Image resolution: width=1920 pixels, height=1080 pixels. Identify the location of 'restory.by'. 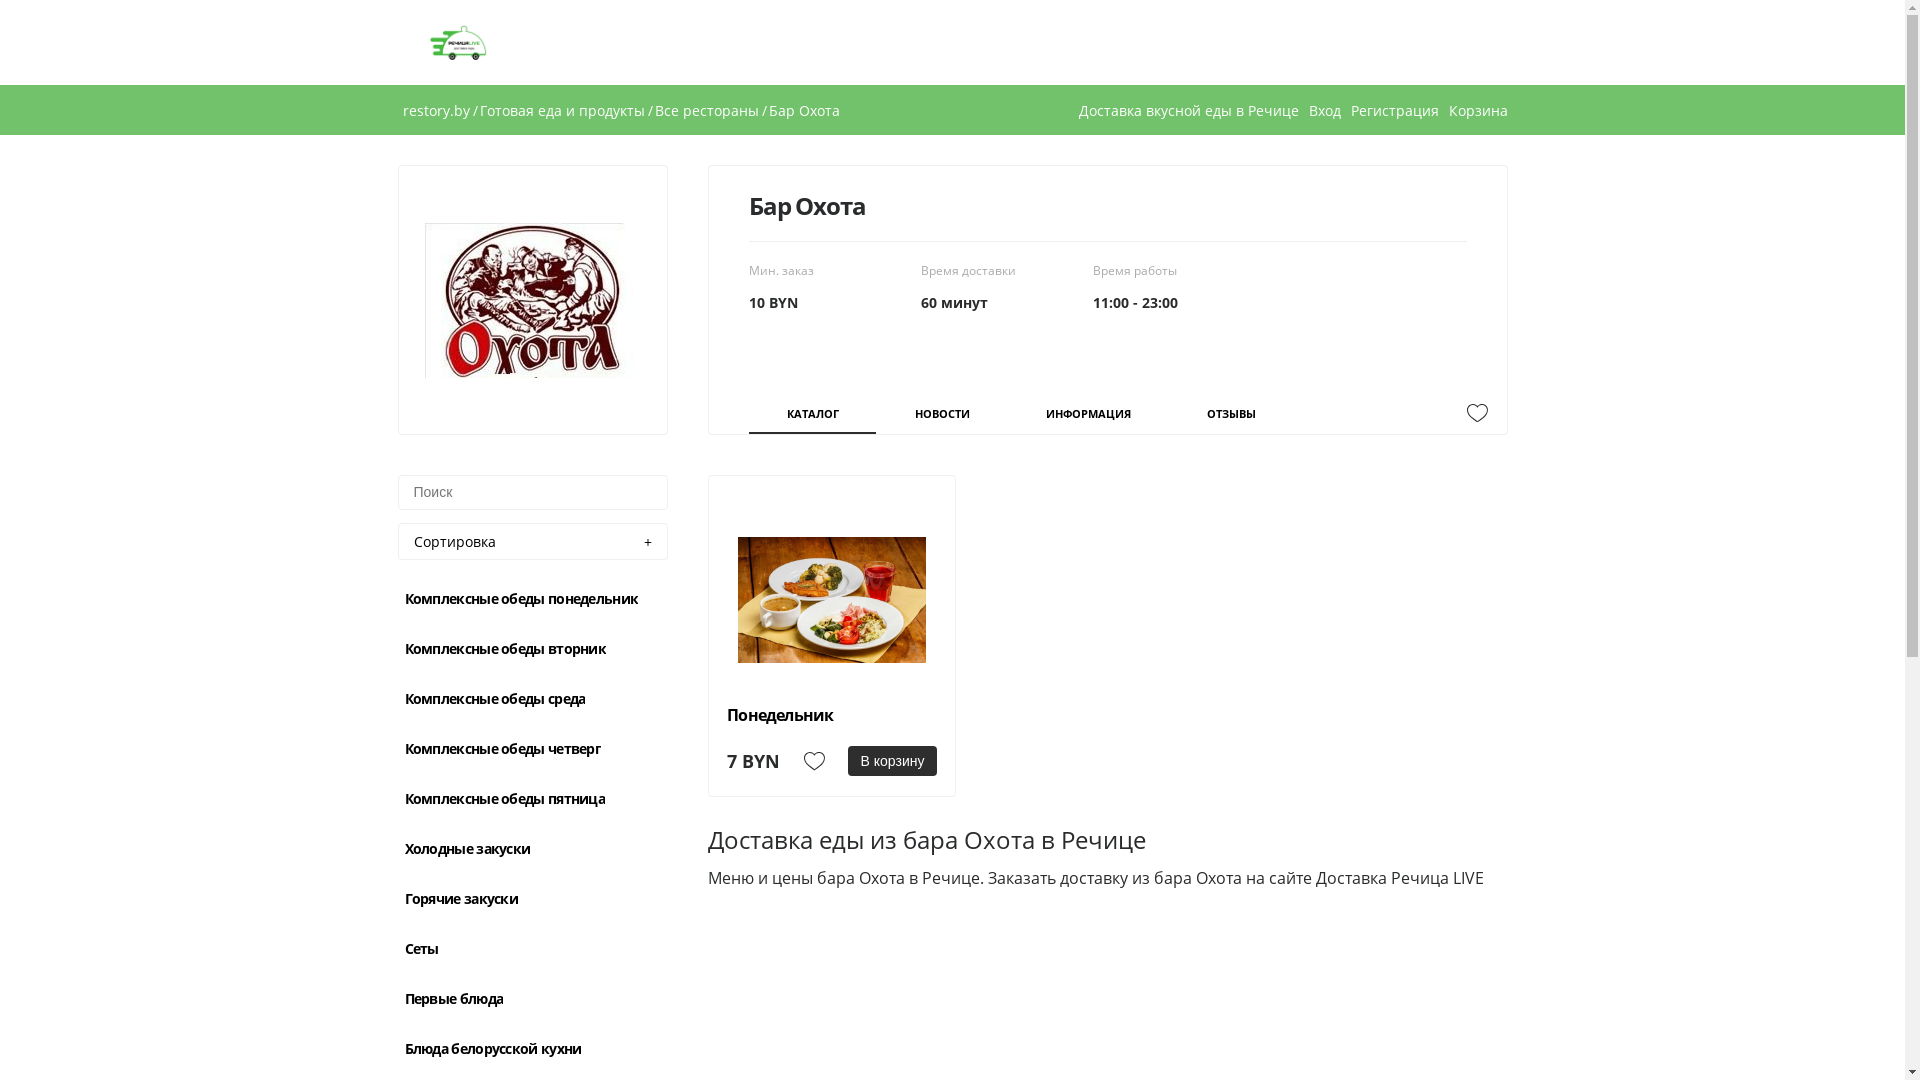
(401, 110).